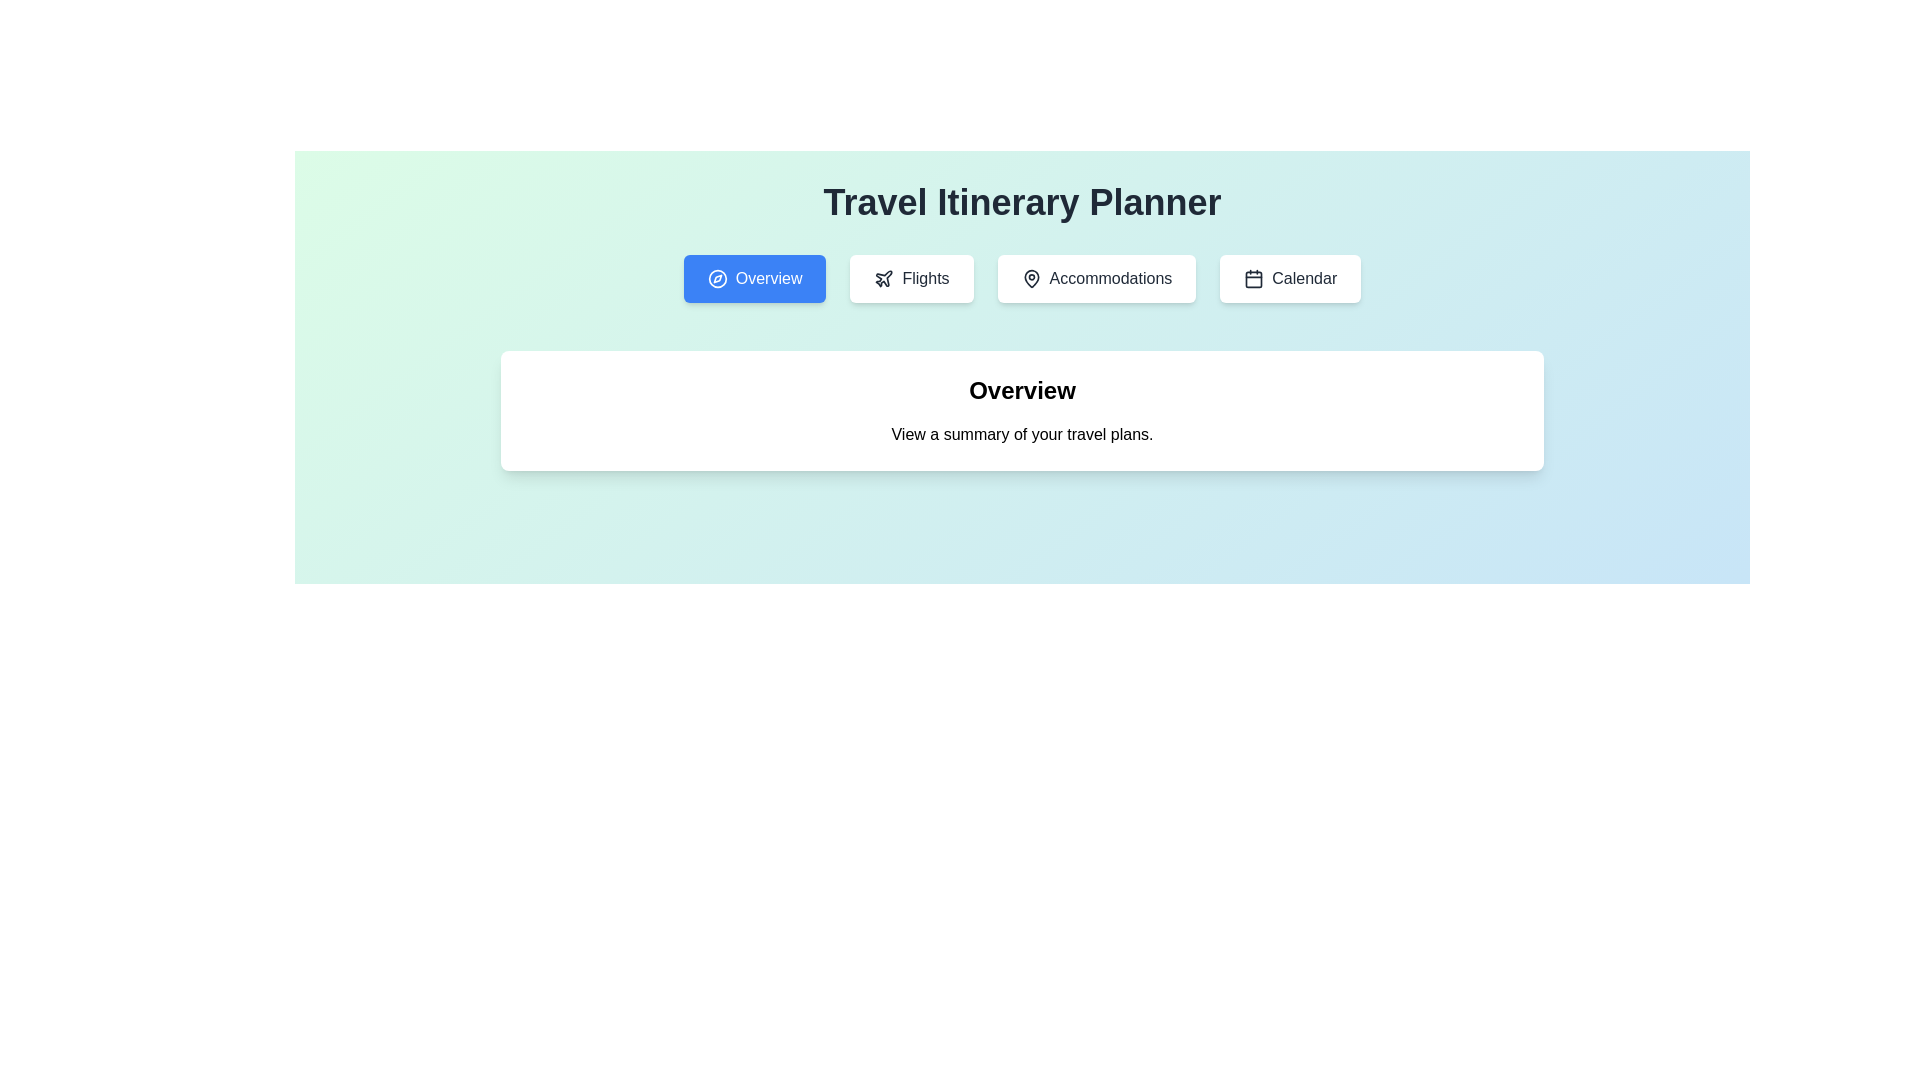 The image size is (1920, 1080). What do you see at coordinates (1095, 278) in the screenshot?
I see `the 'Accommodations' button in the horizontal menu` at bounding box center [1095, 278].